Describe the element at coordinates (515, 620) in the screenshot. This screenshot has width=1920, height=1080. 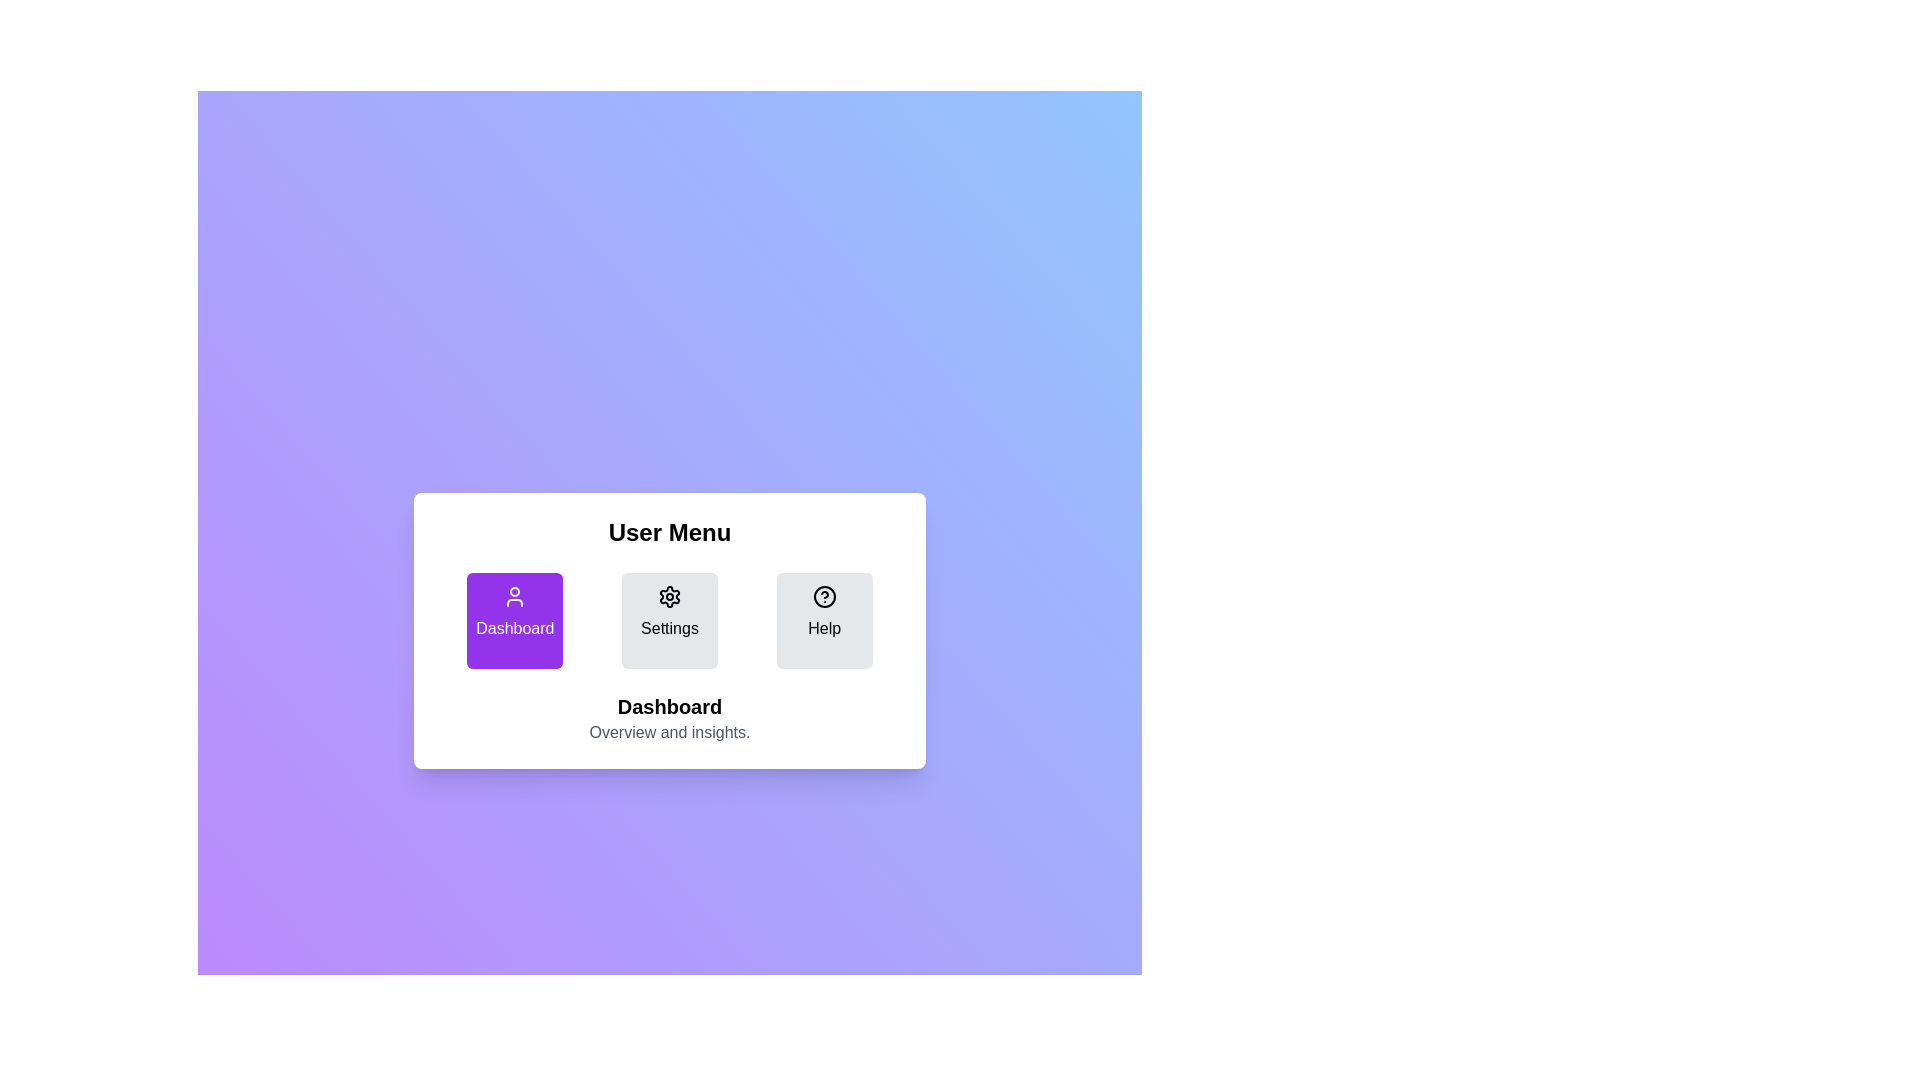
I see `the Dashboard button to activate the corresponding section` at that location.